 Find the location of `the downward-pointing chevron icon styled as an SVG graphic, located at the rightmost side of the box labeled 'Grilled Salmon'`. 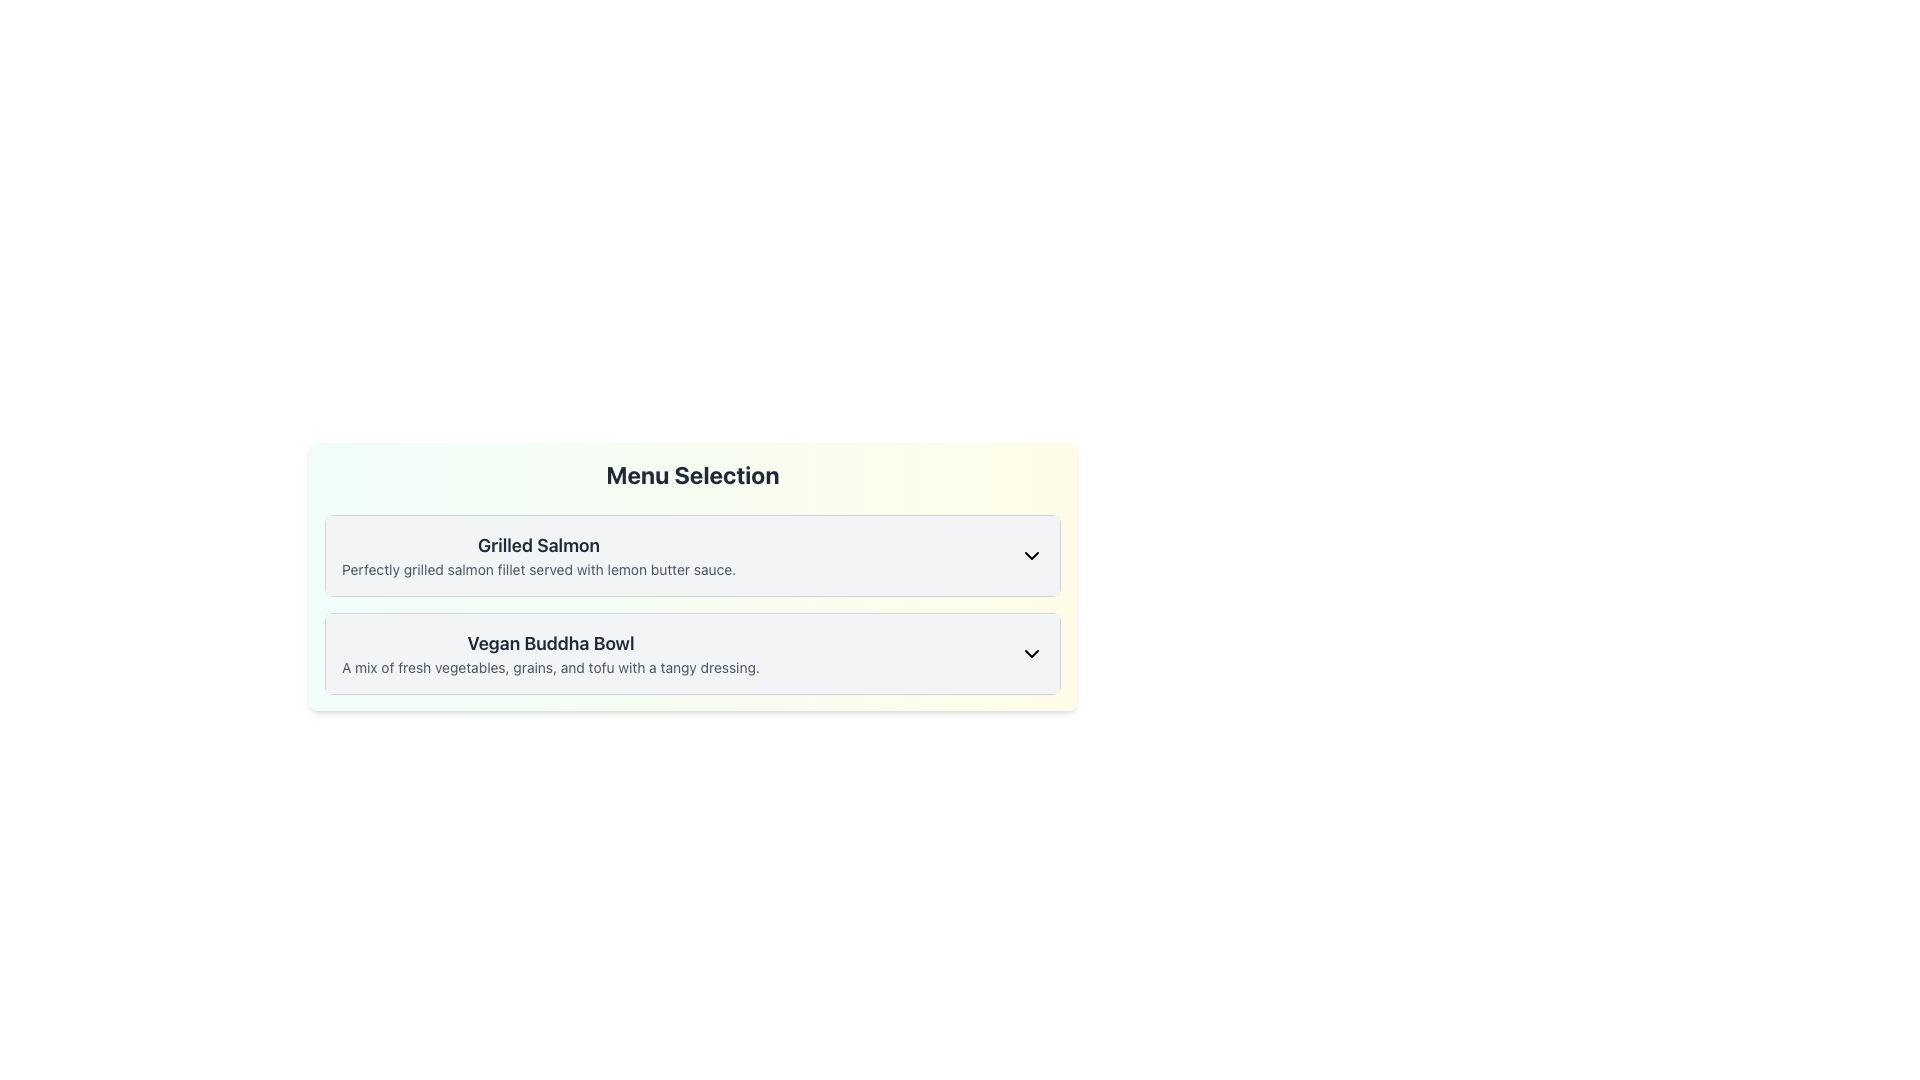

the downward-pointing chevron icon styled as an SVG graphic, located at the rightmost side of the box labeled 'Grilled Salmon' is located at coordinates (1032, 555).